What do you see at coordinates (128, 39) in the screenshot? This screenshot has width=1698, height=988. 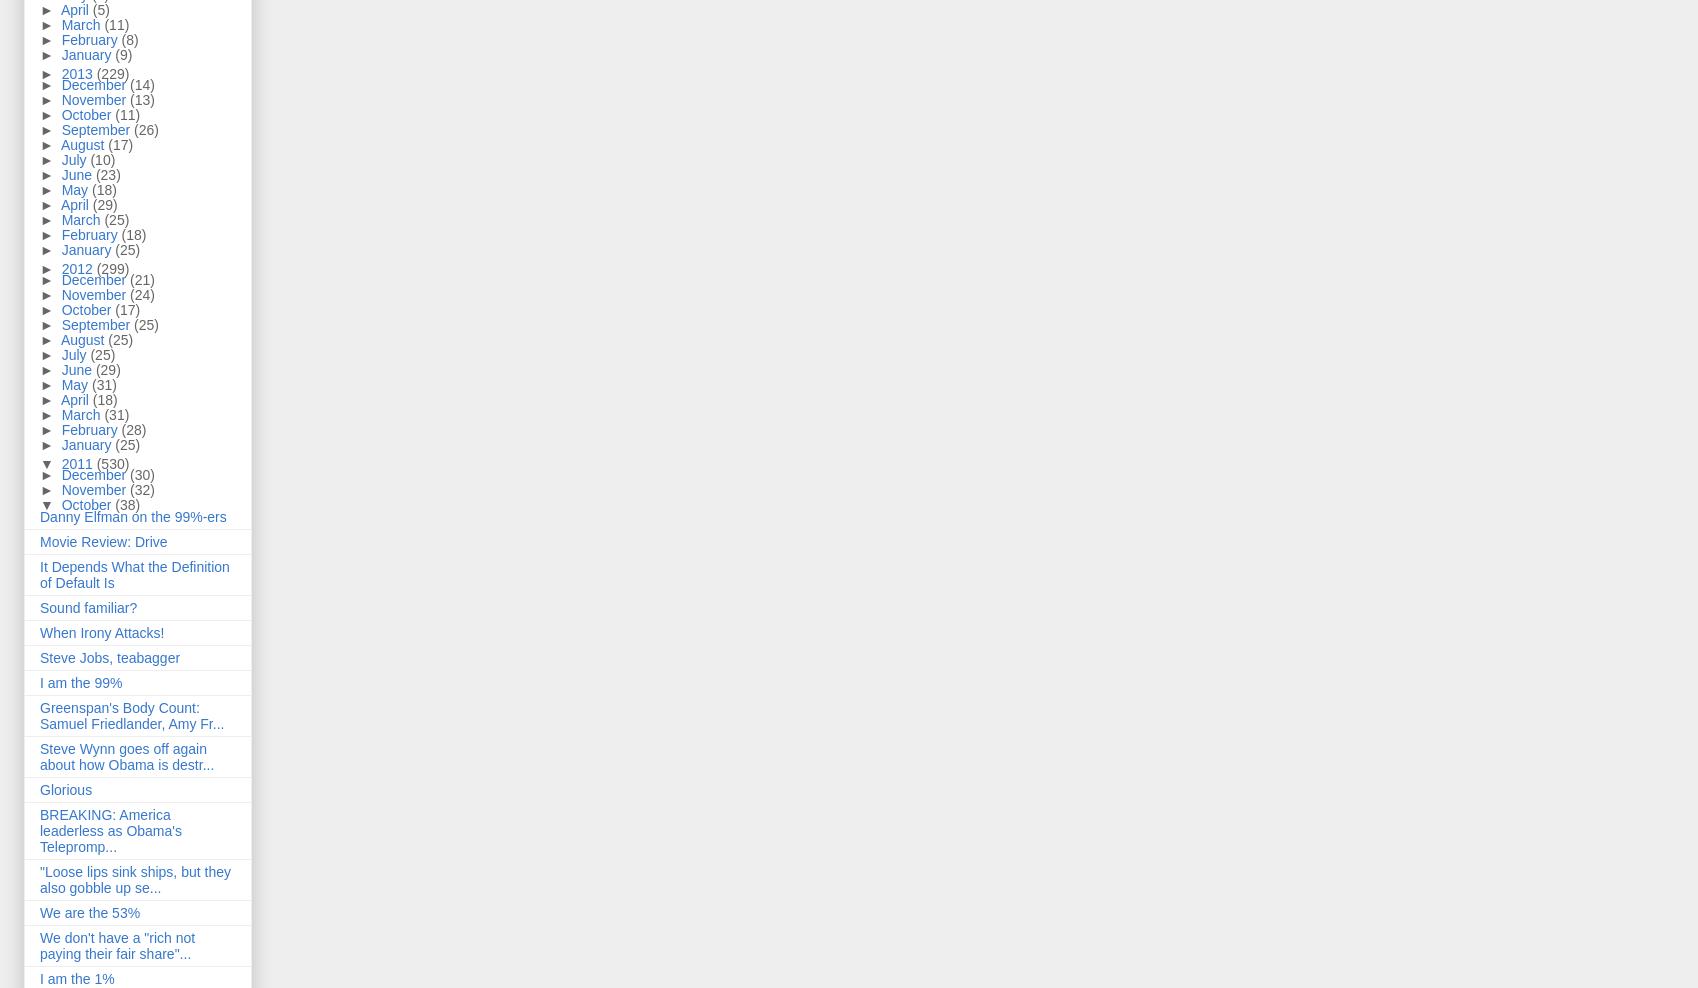 I see `'(8)'` at bounding box center [128, 39].